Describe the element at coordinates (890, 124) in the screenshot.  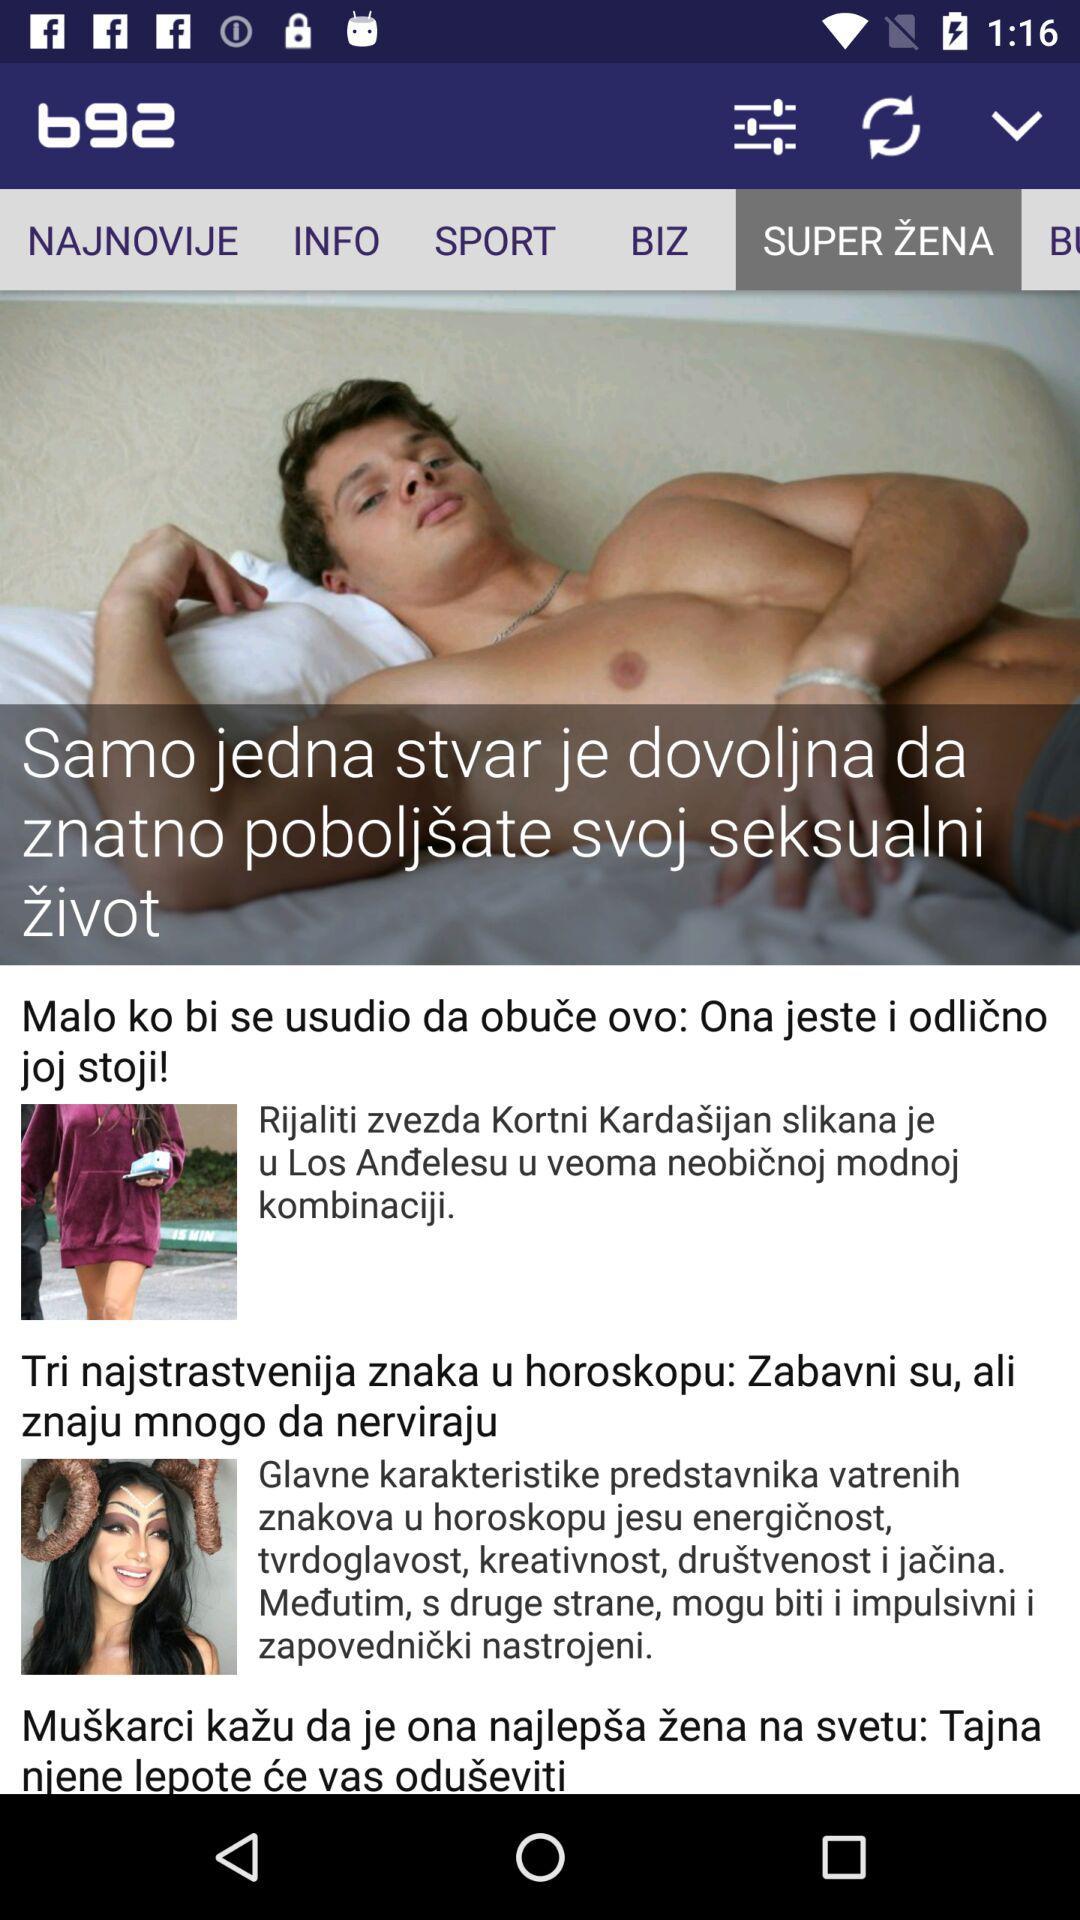
I see `the refresh icon` at that location.